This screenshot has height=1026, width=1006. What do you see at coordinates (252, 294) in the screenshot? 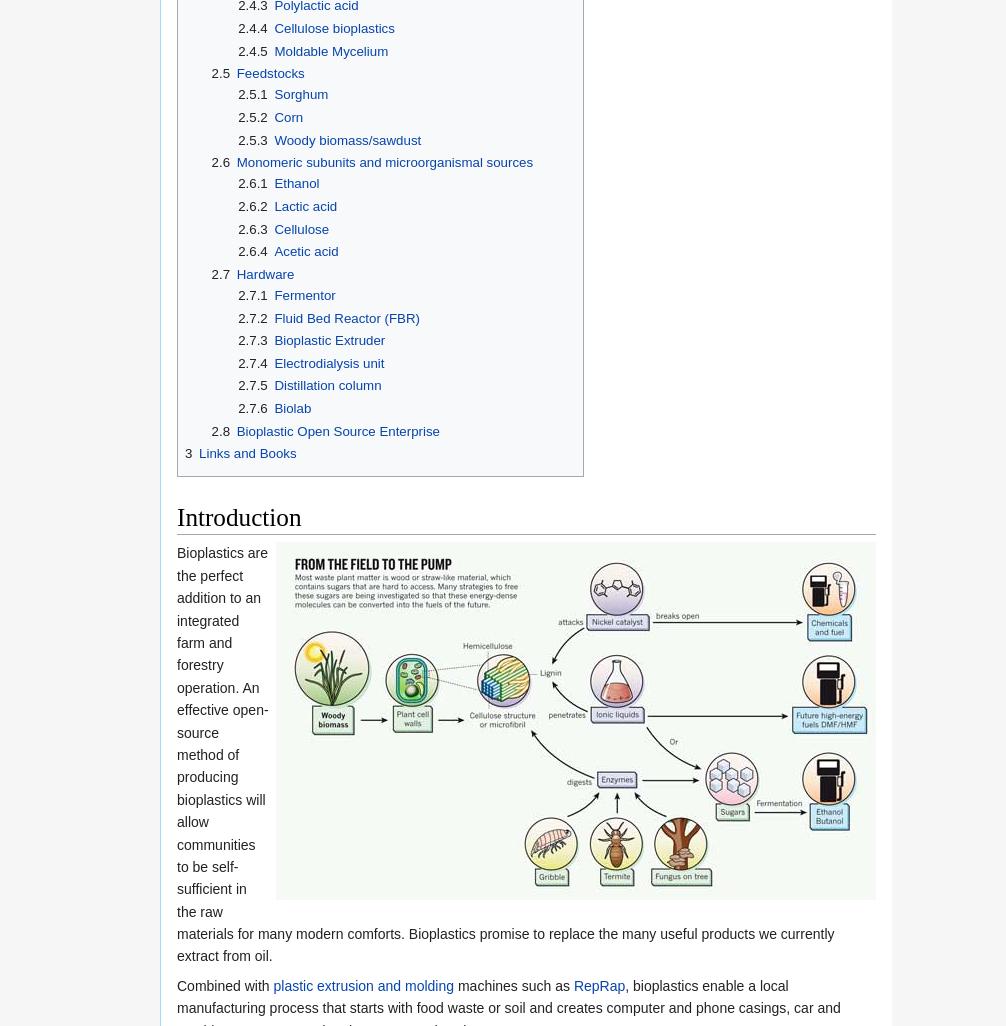
I see `'2.7.1'` at bounding box center [252, 294].